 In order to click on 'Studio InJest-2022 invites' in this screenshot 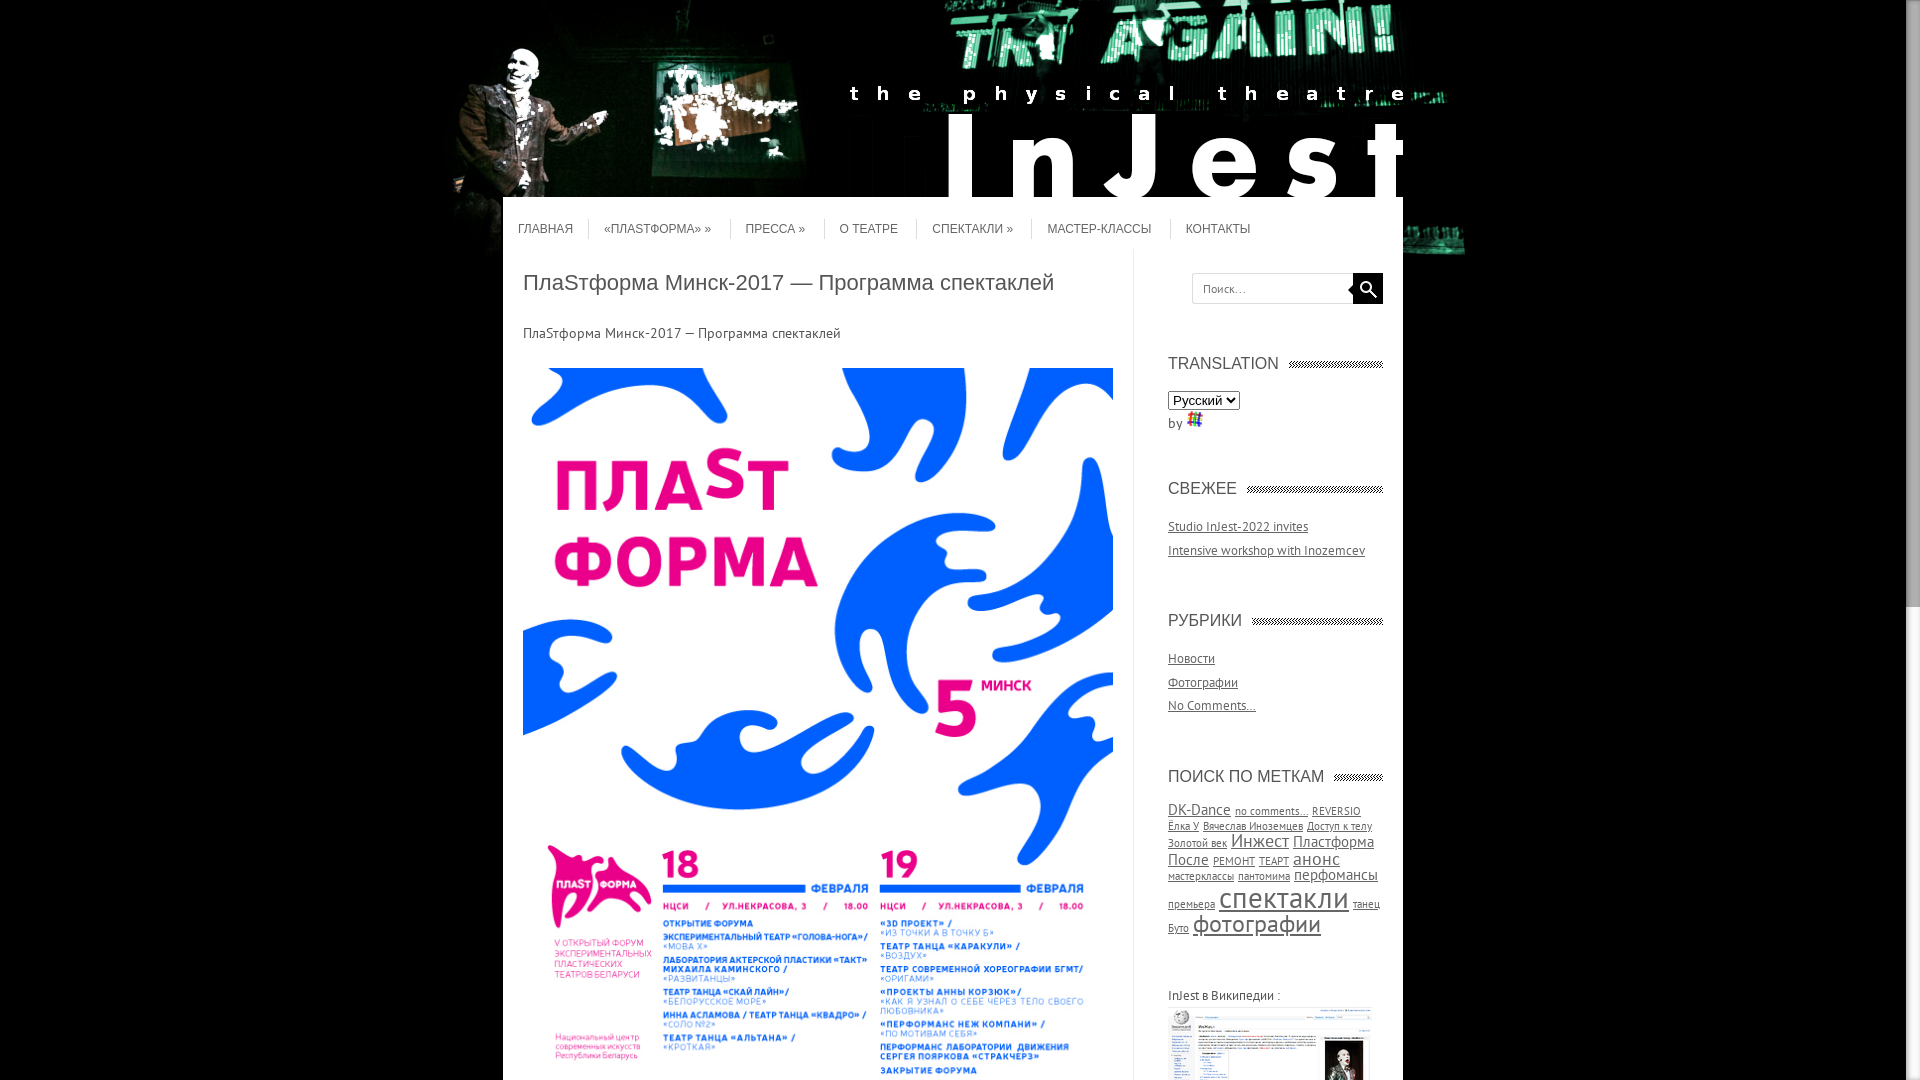, I will do `click(1167, 525)`.